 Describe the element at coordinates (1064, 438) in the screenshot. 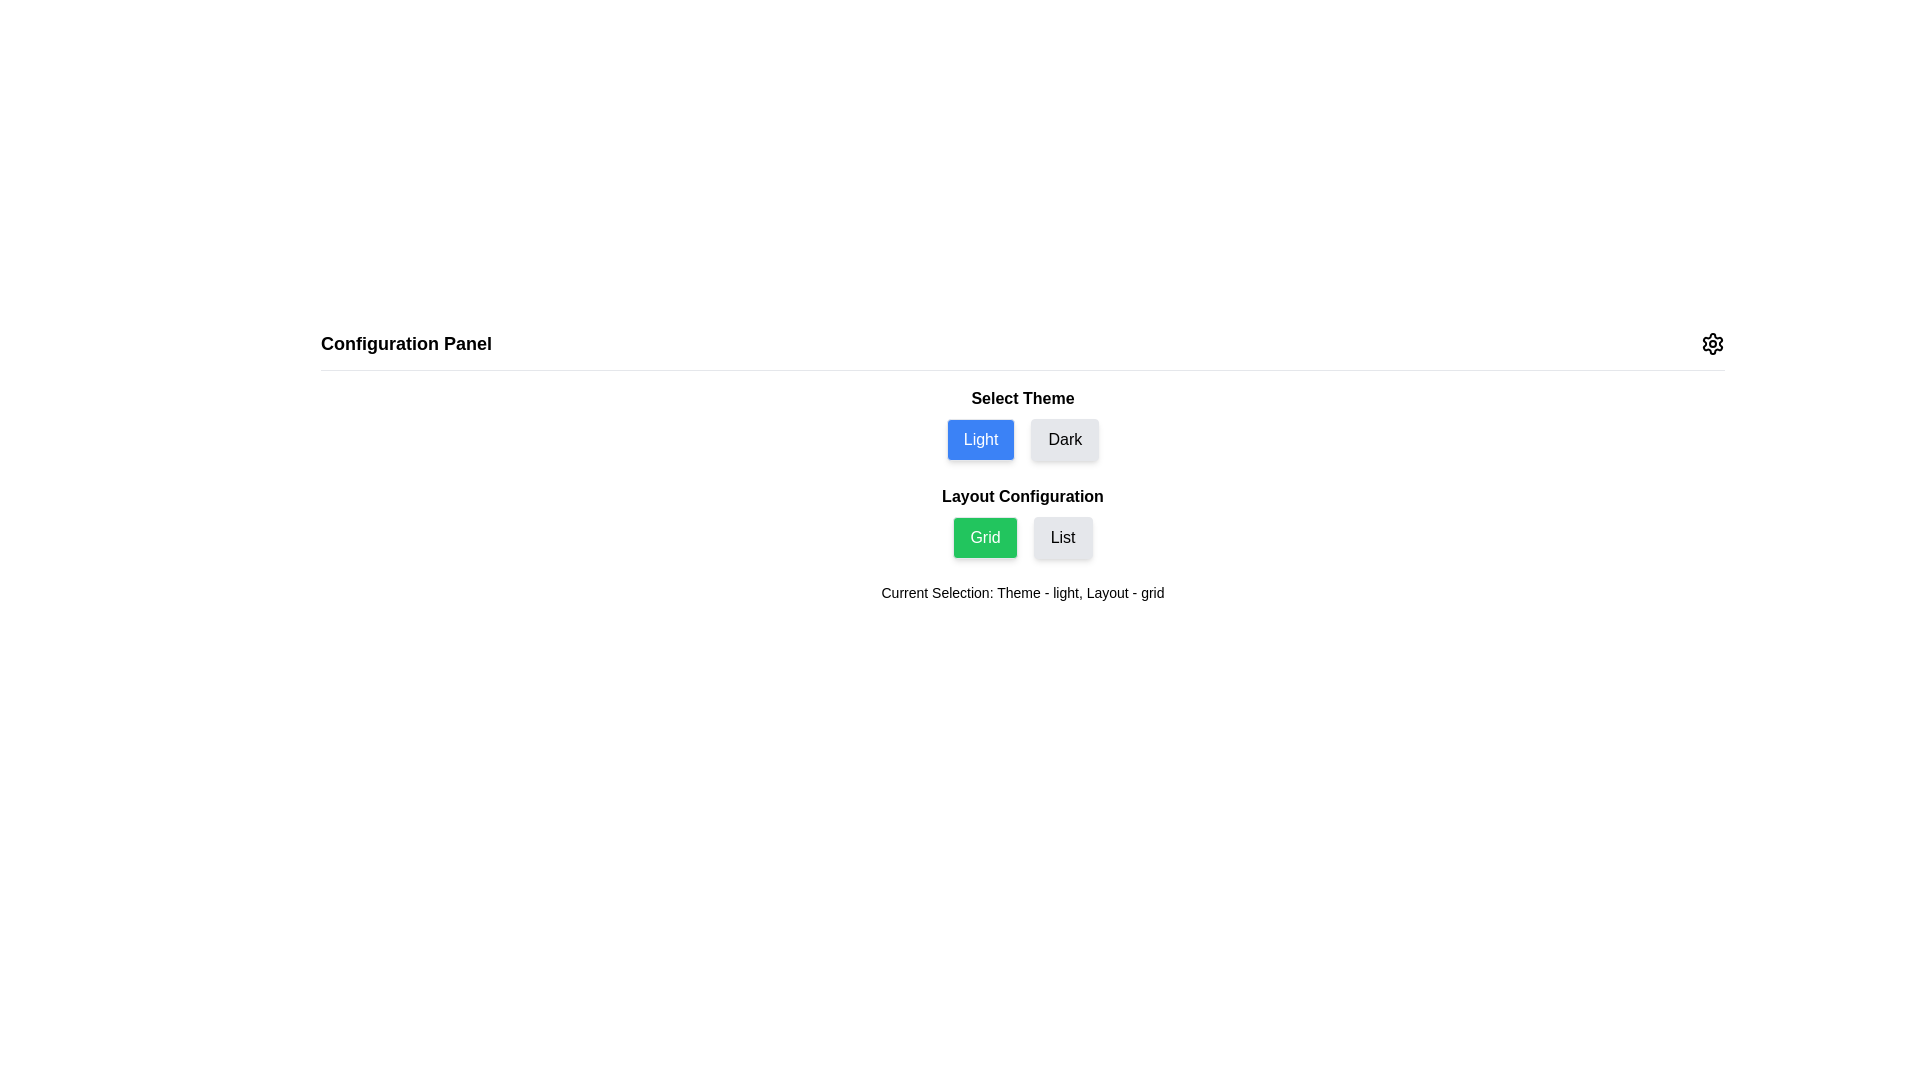

I see `the 'Dark' button, which is a rectangular button with rounded corners and the text 'Dark' in black` at that location.